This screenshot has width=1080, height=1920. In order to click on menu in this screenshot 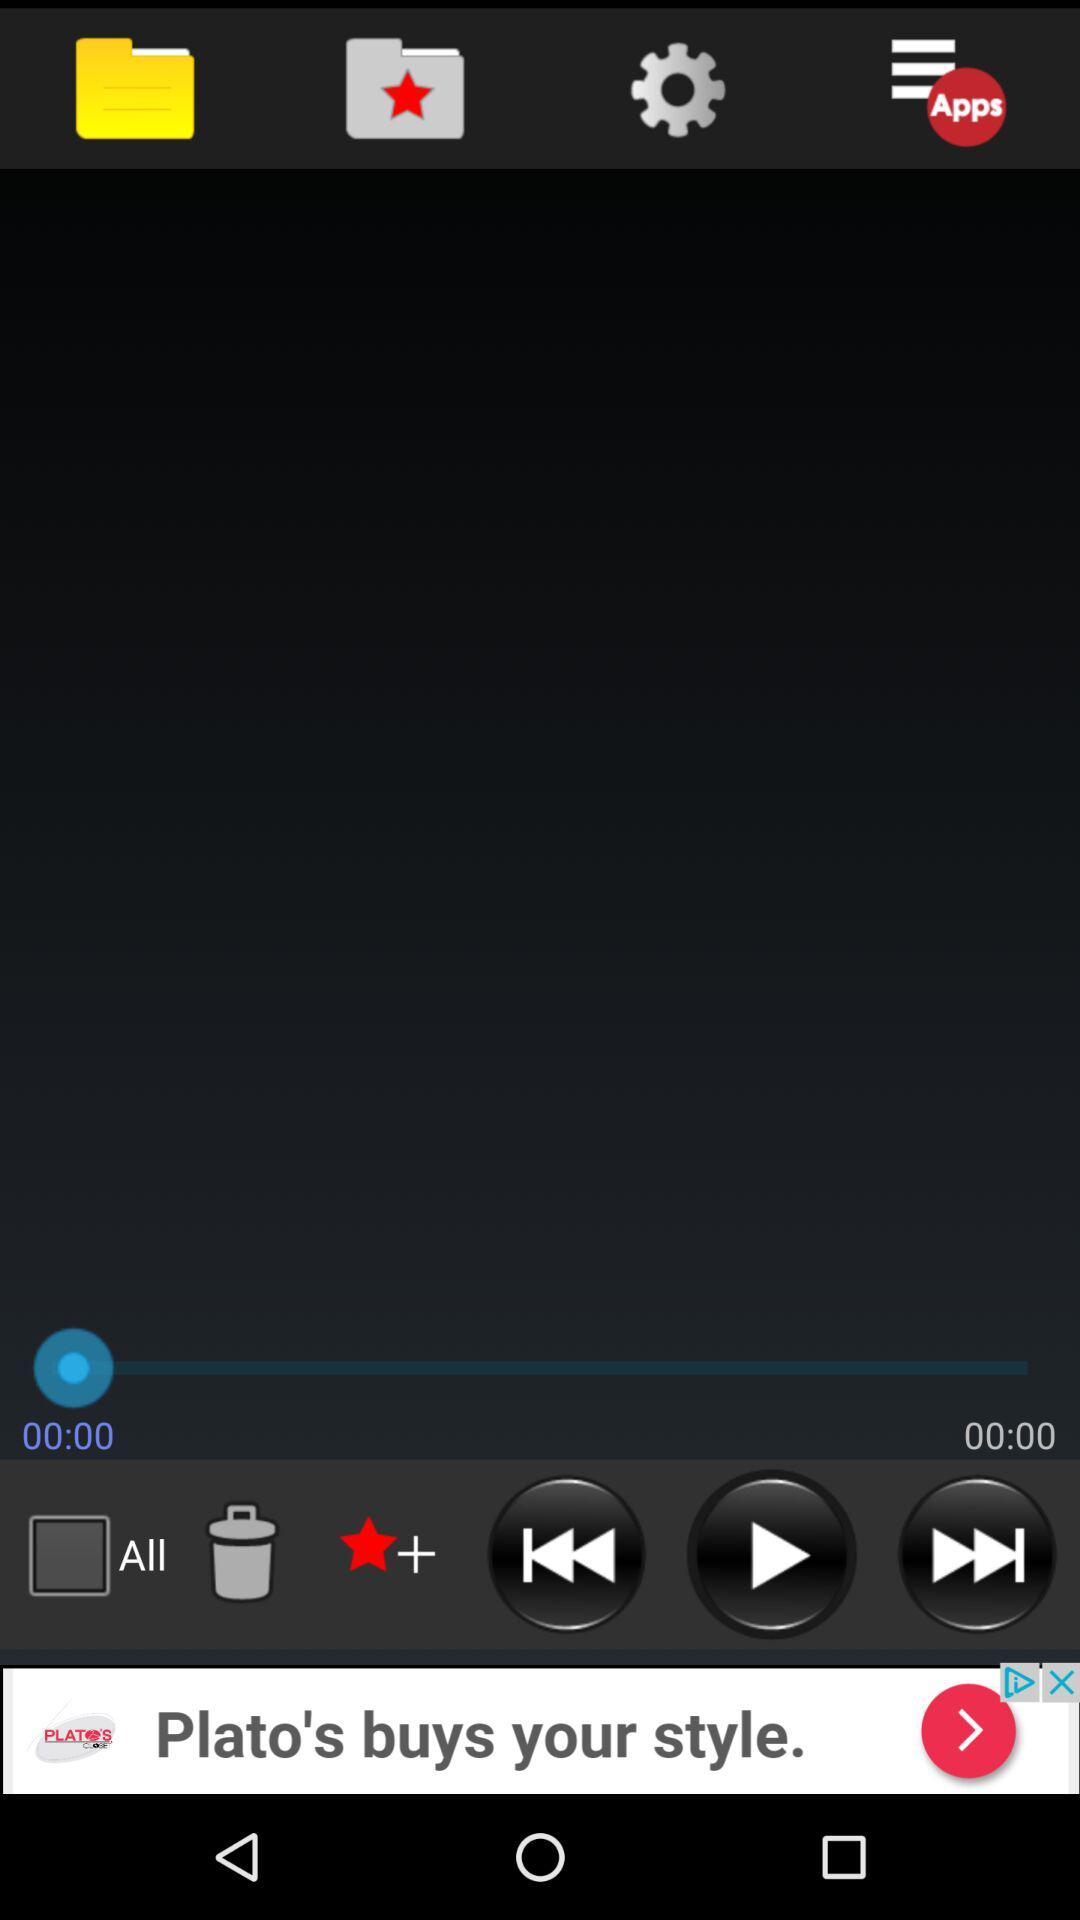, I will do `click(945, 87)`.